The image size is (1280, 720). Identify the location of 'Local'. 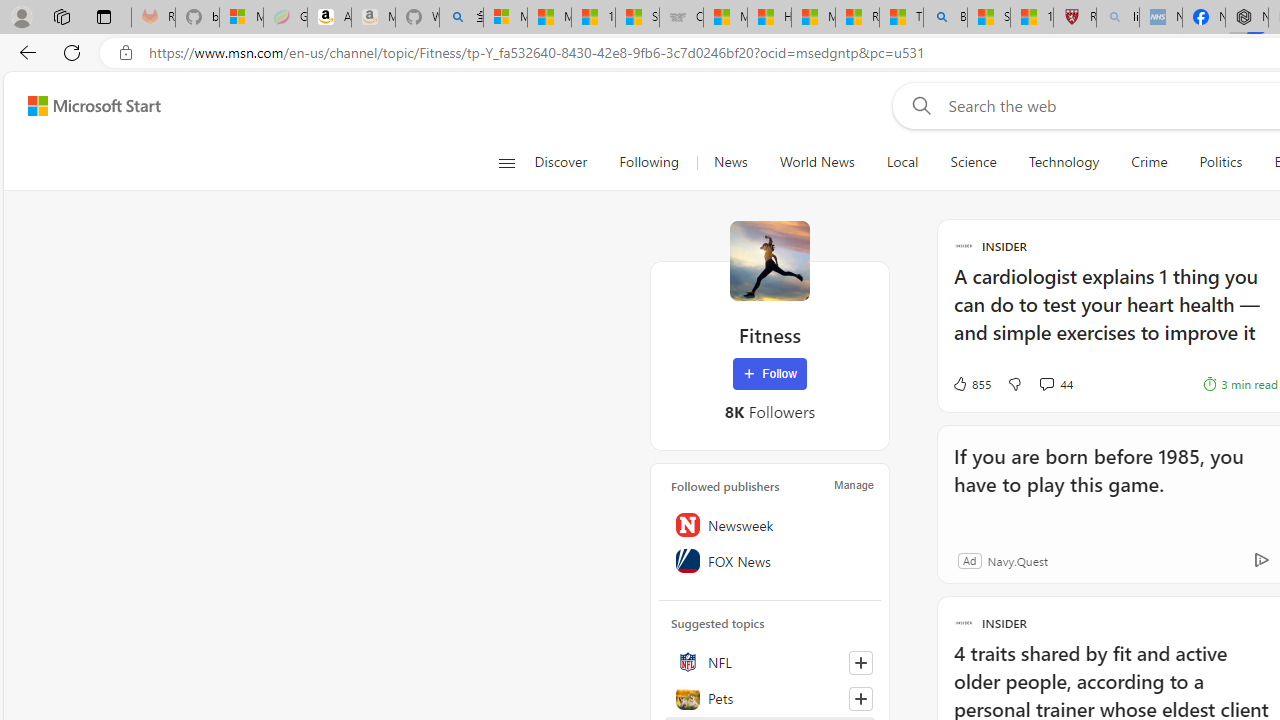
(901, 162).